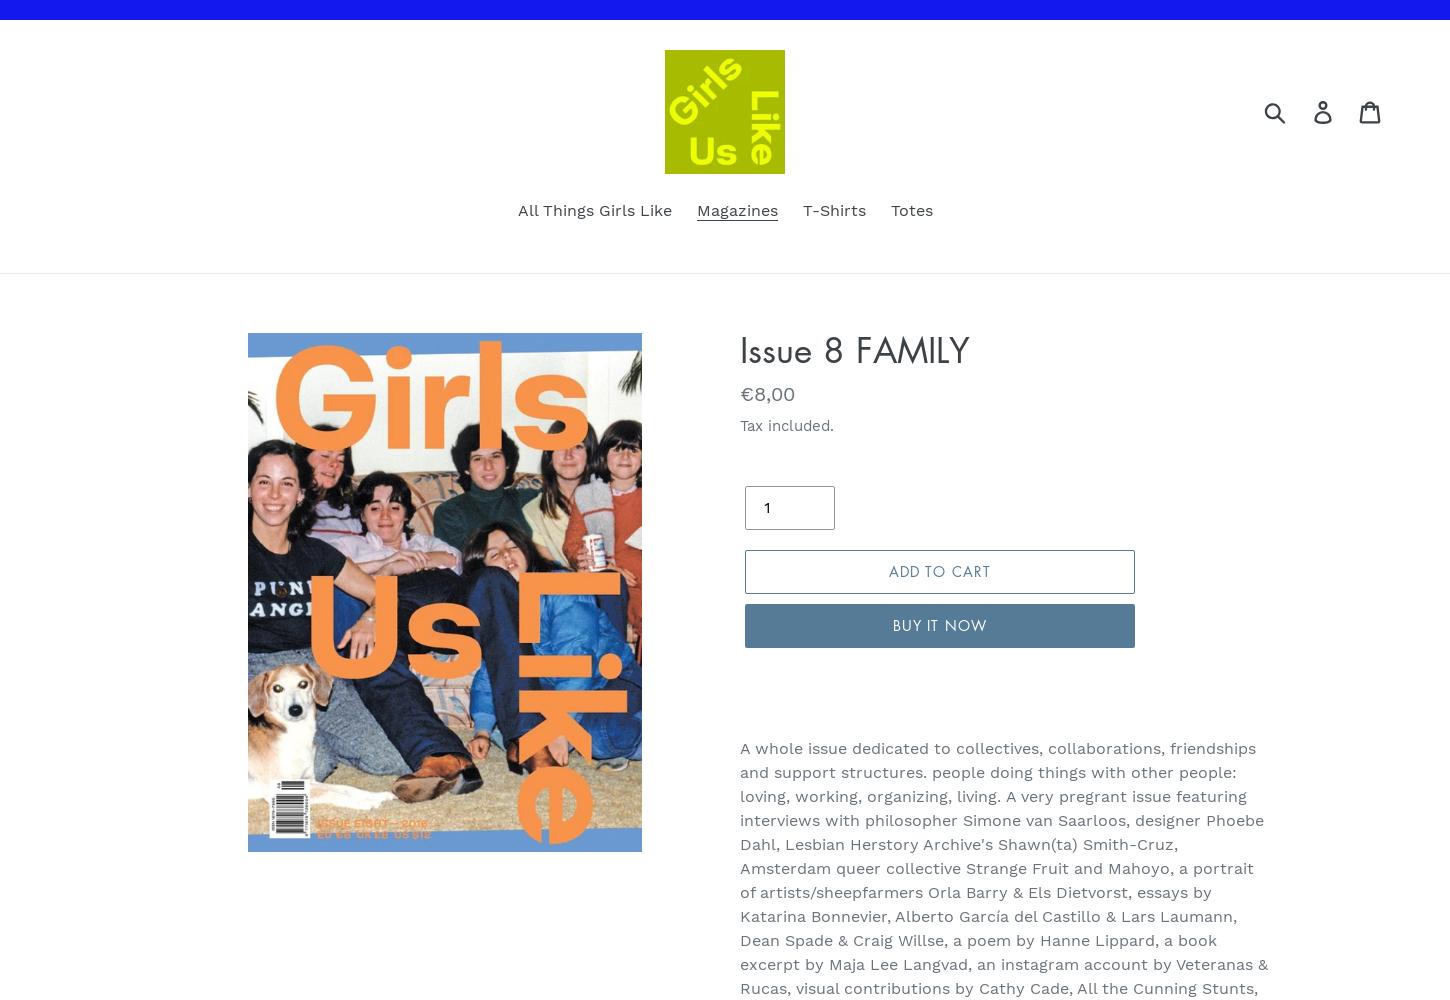 The width and height of the screenshot is (1450, 1000). Describe the element at coordinates (739, 348) in the screenshot. I see `'Issue 8 FAMILY'` at that location.